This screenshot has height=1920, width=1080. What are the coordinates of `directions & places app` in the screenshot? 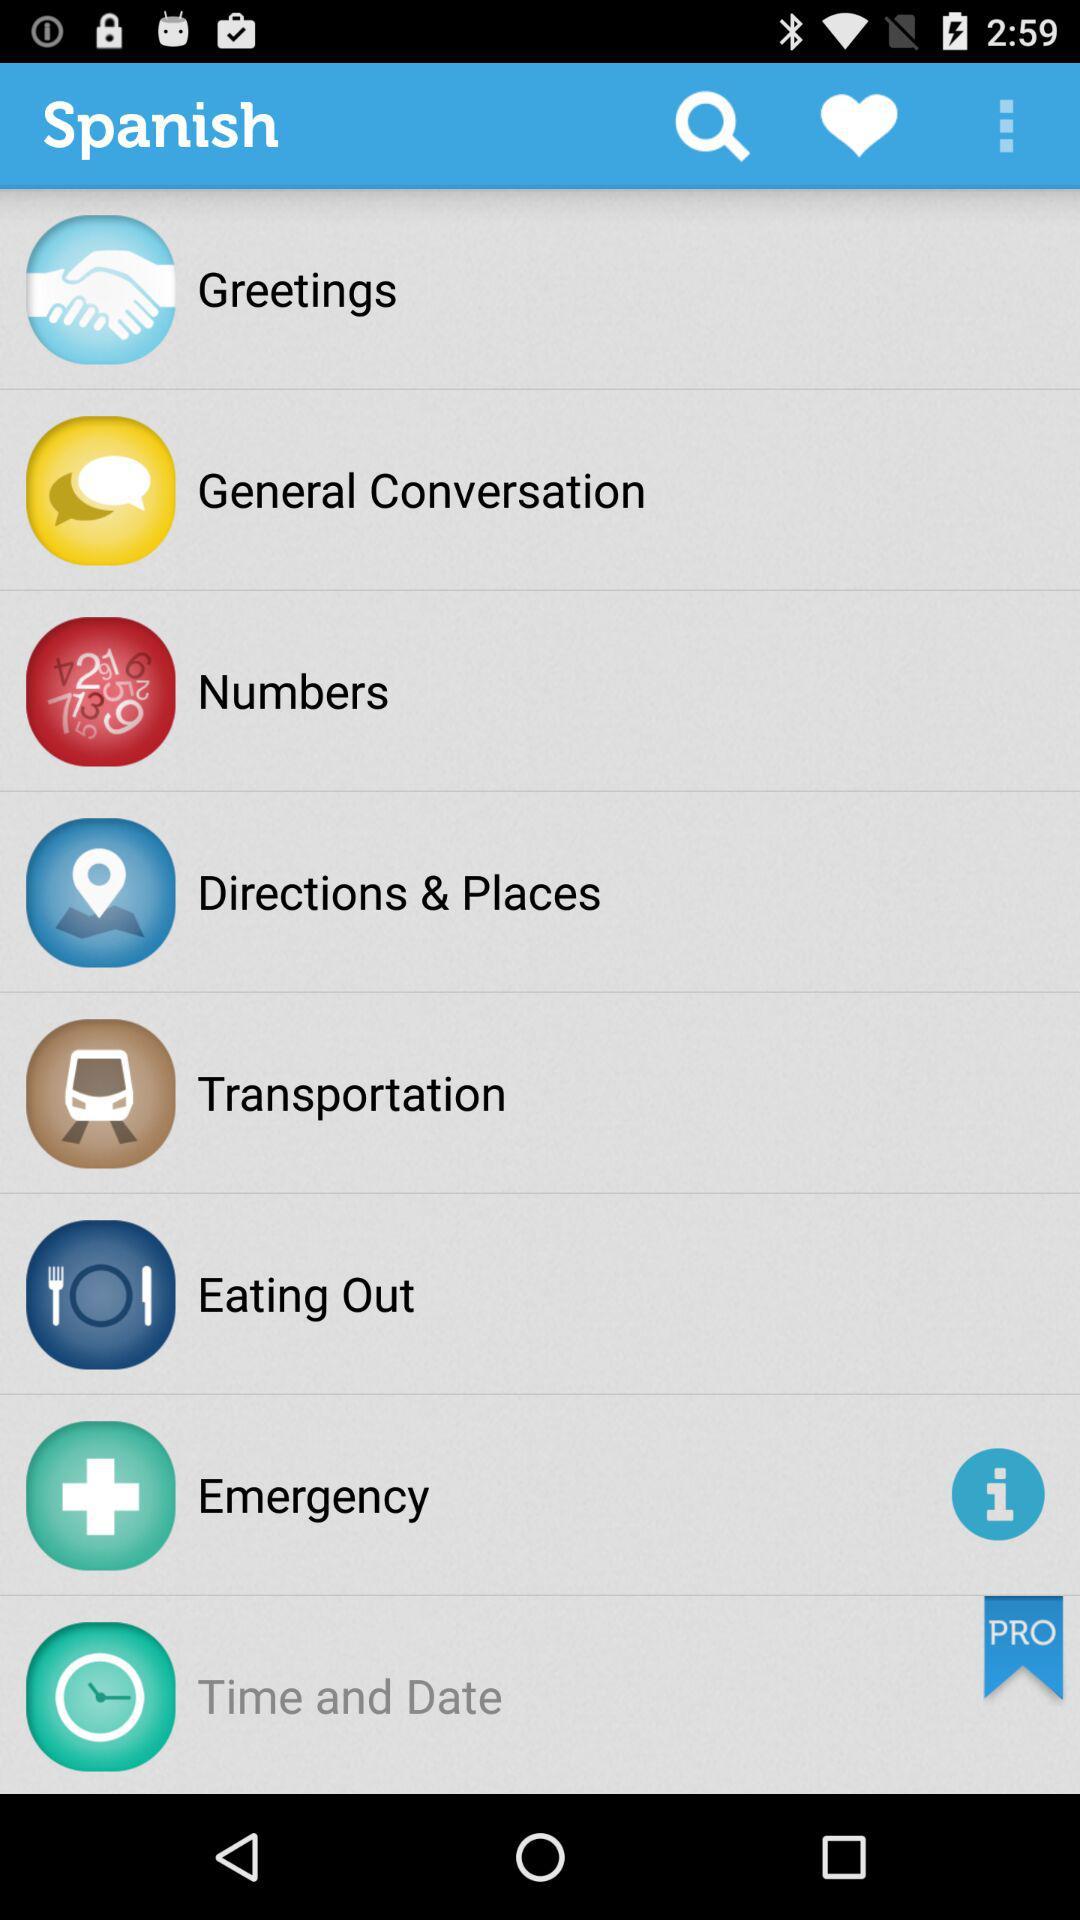 It's located at (399, 890).